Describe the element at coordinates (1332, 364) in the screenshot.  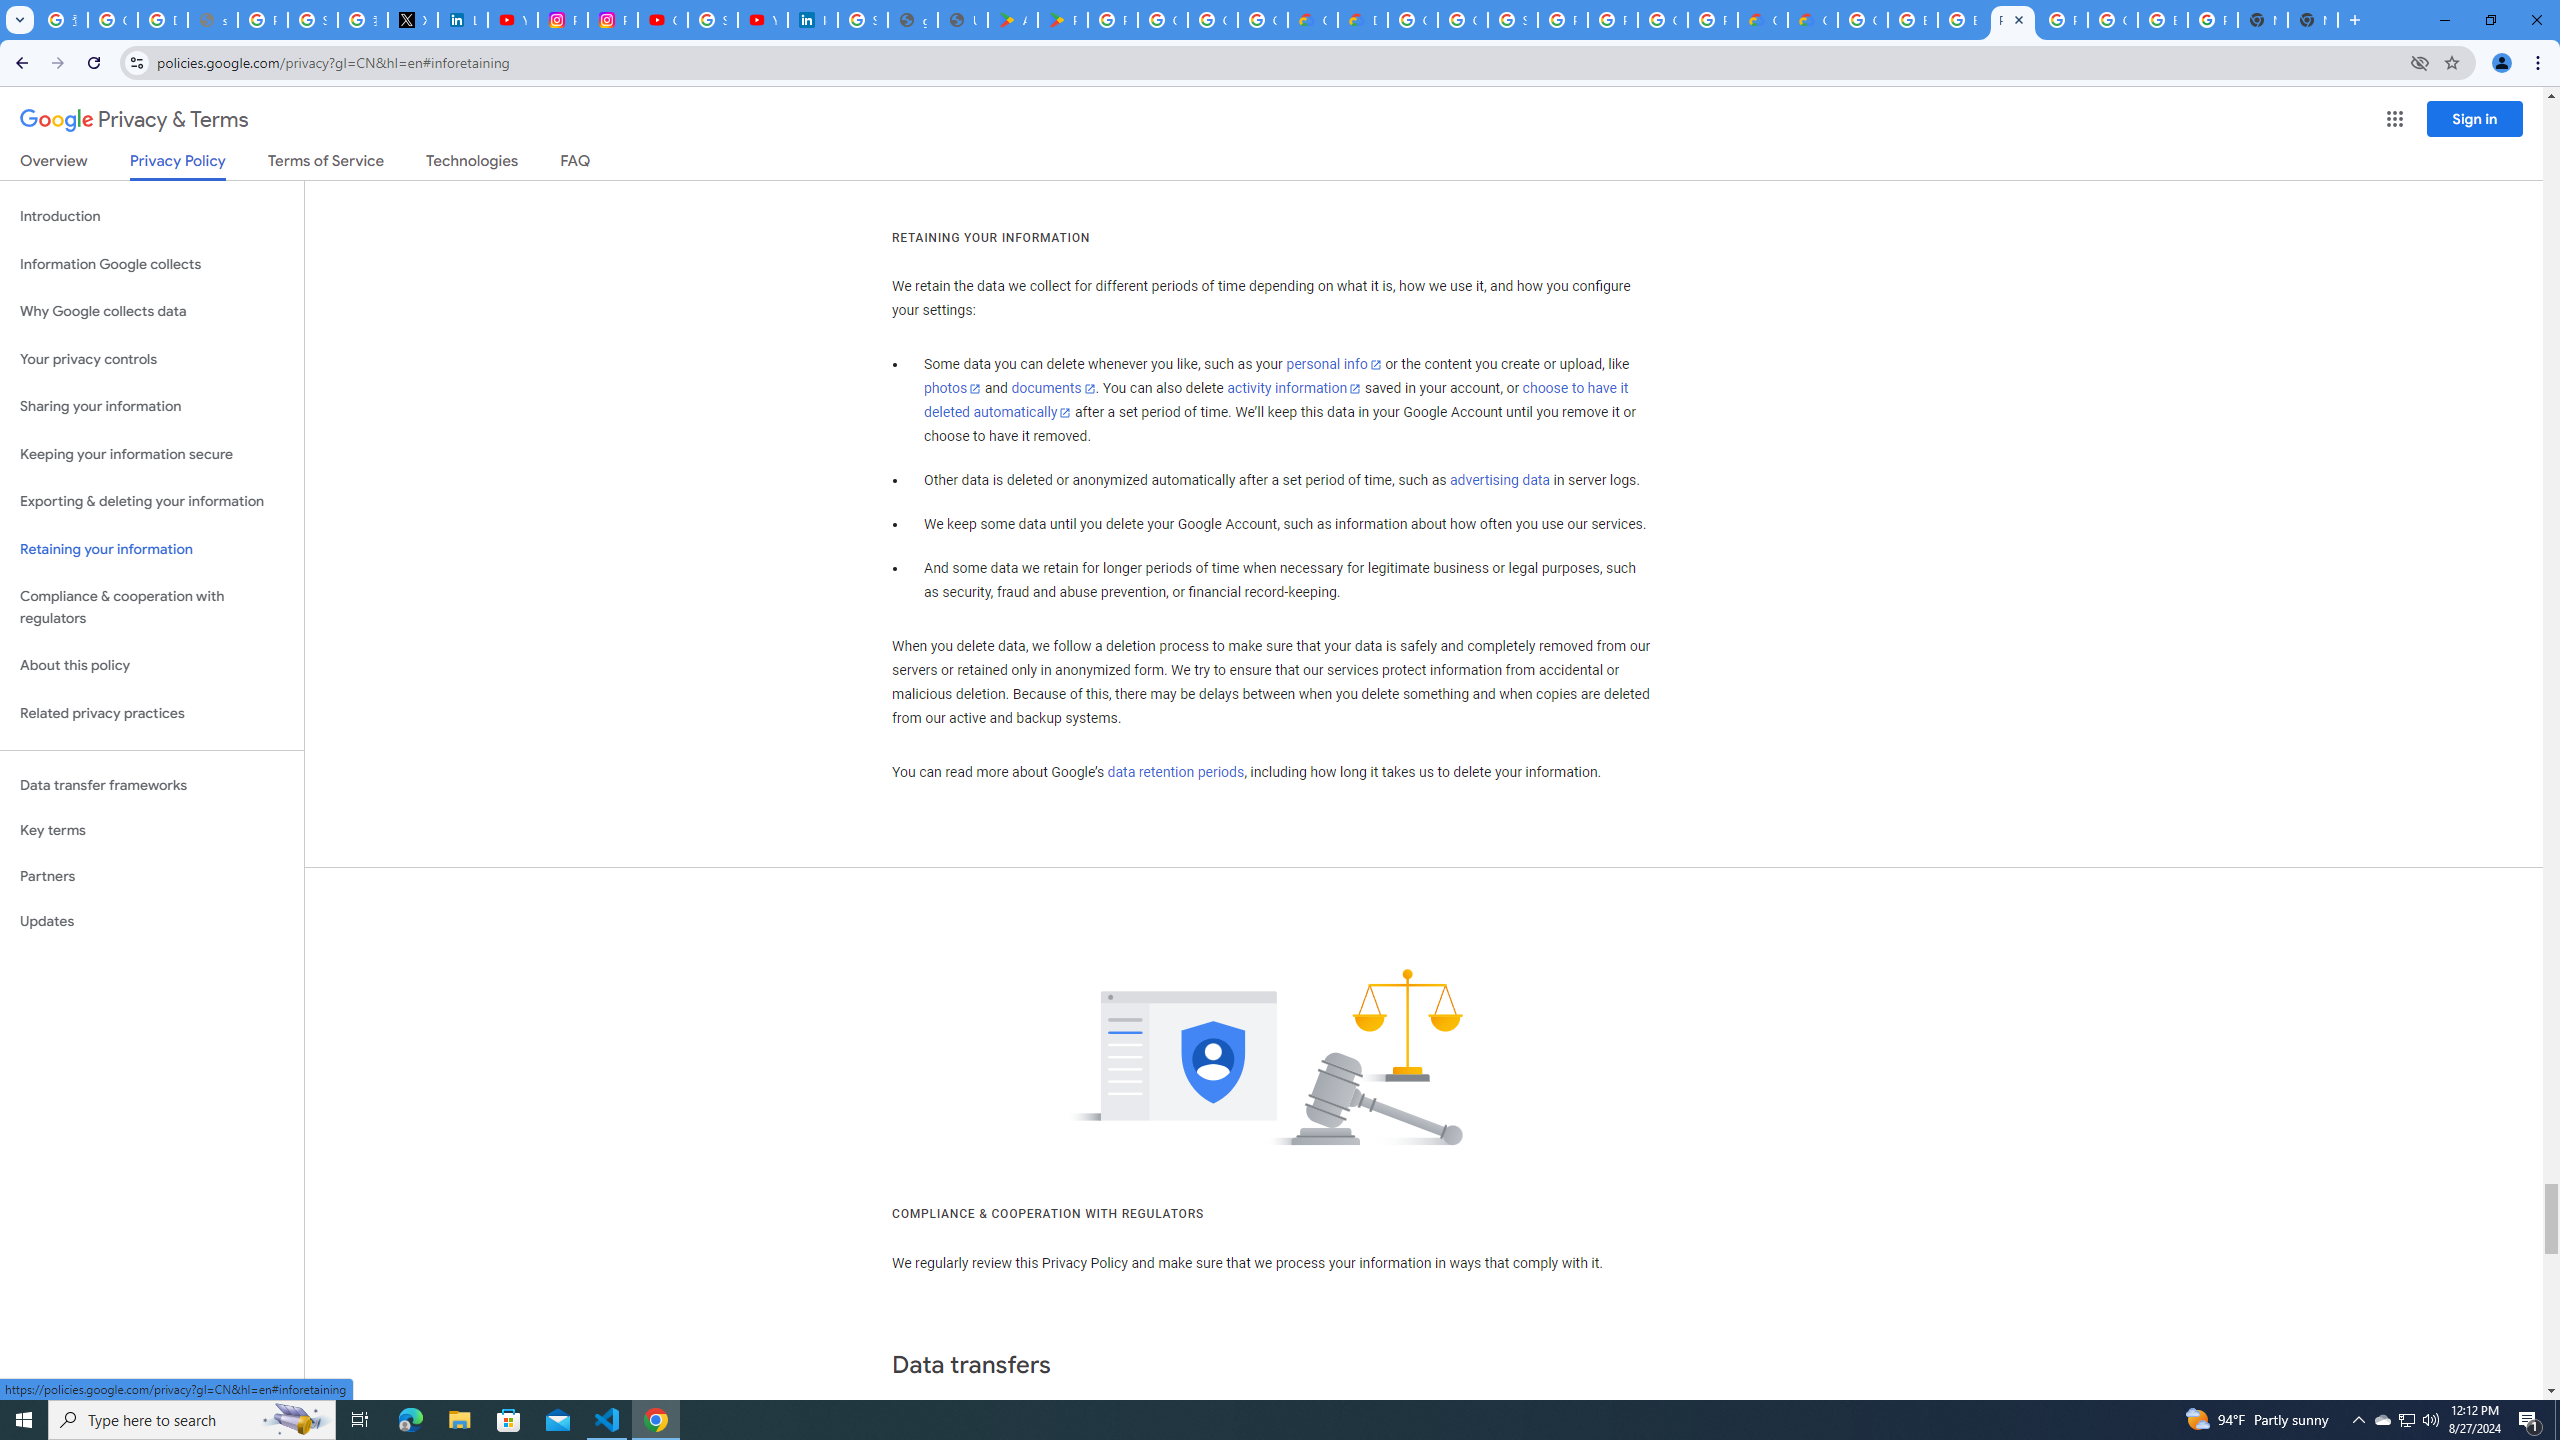
I see `'personal info'` at that location.